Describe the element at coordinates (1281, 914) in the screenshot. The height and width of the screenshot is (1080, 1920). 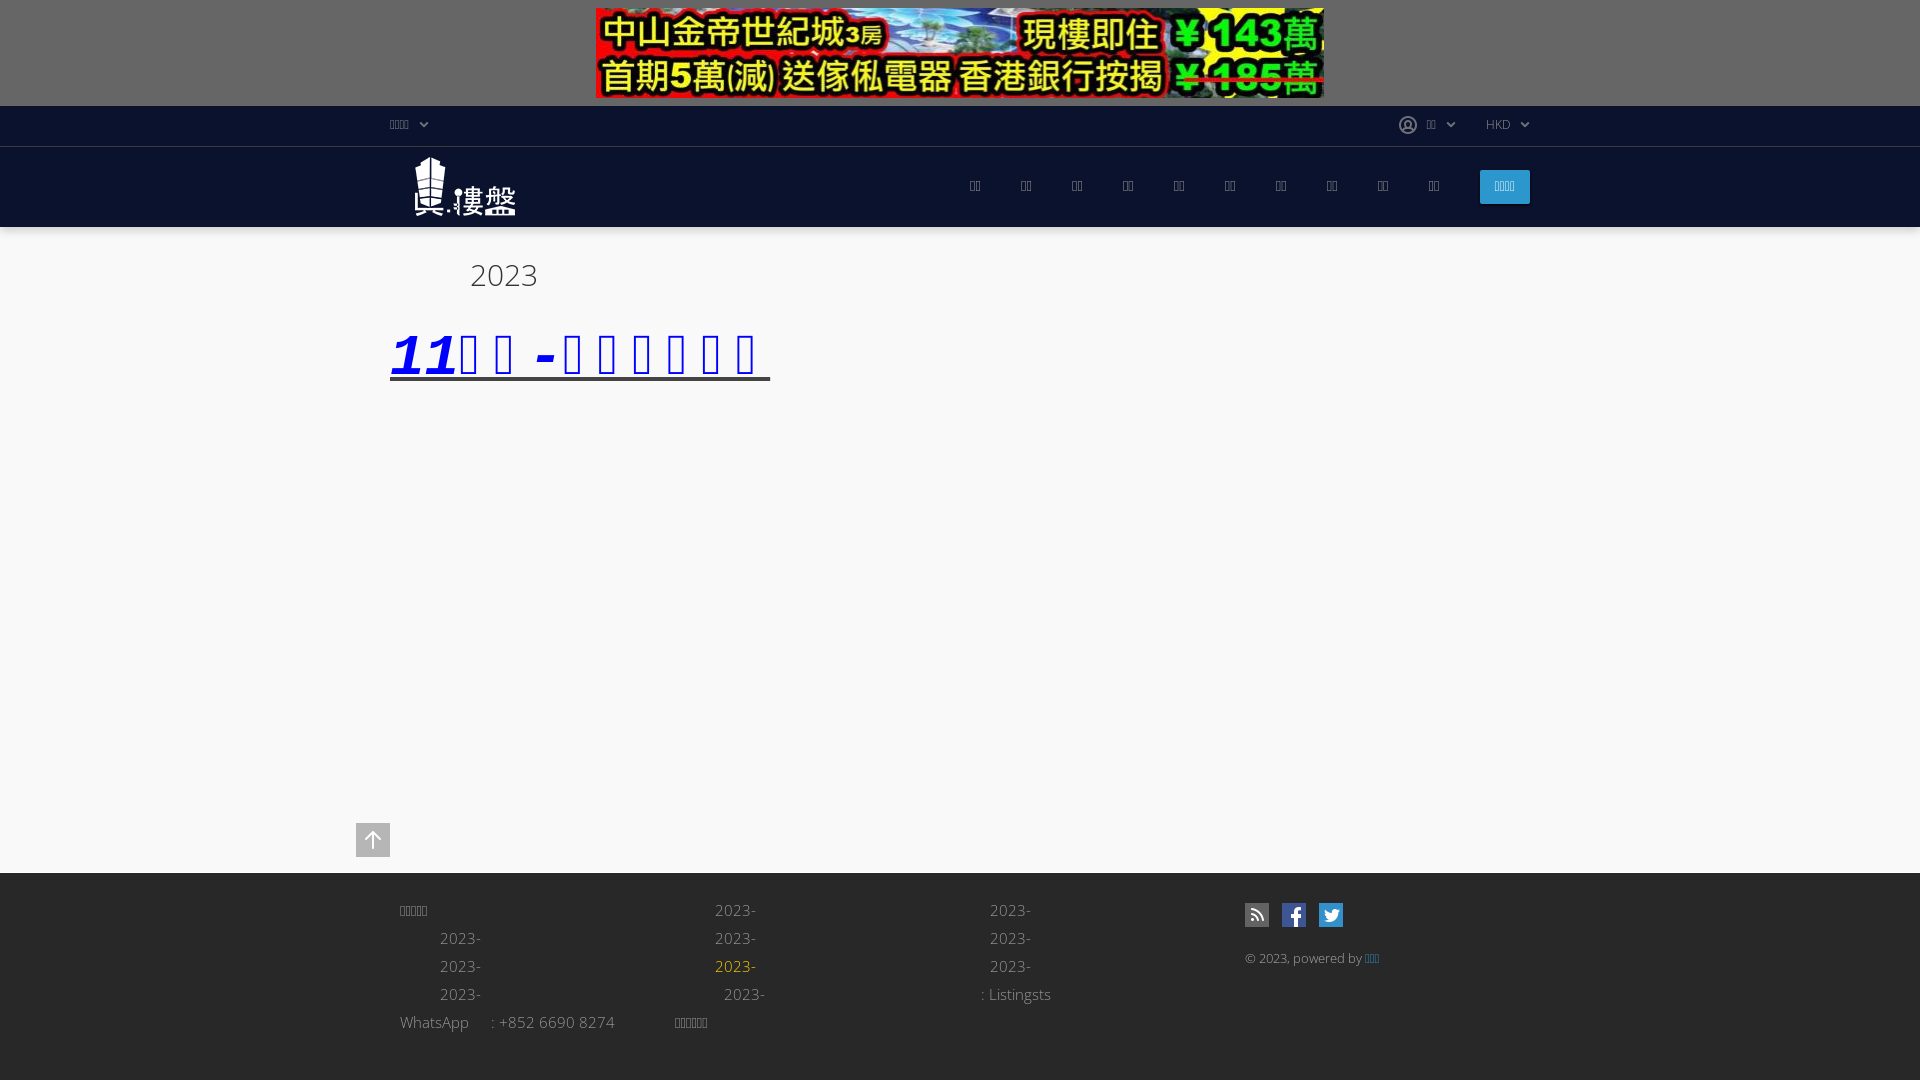
I see `'Join us on Facebook'` at that location.